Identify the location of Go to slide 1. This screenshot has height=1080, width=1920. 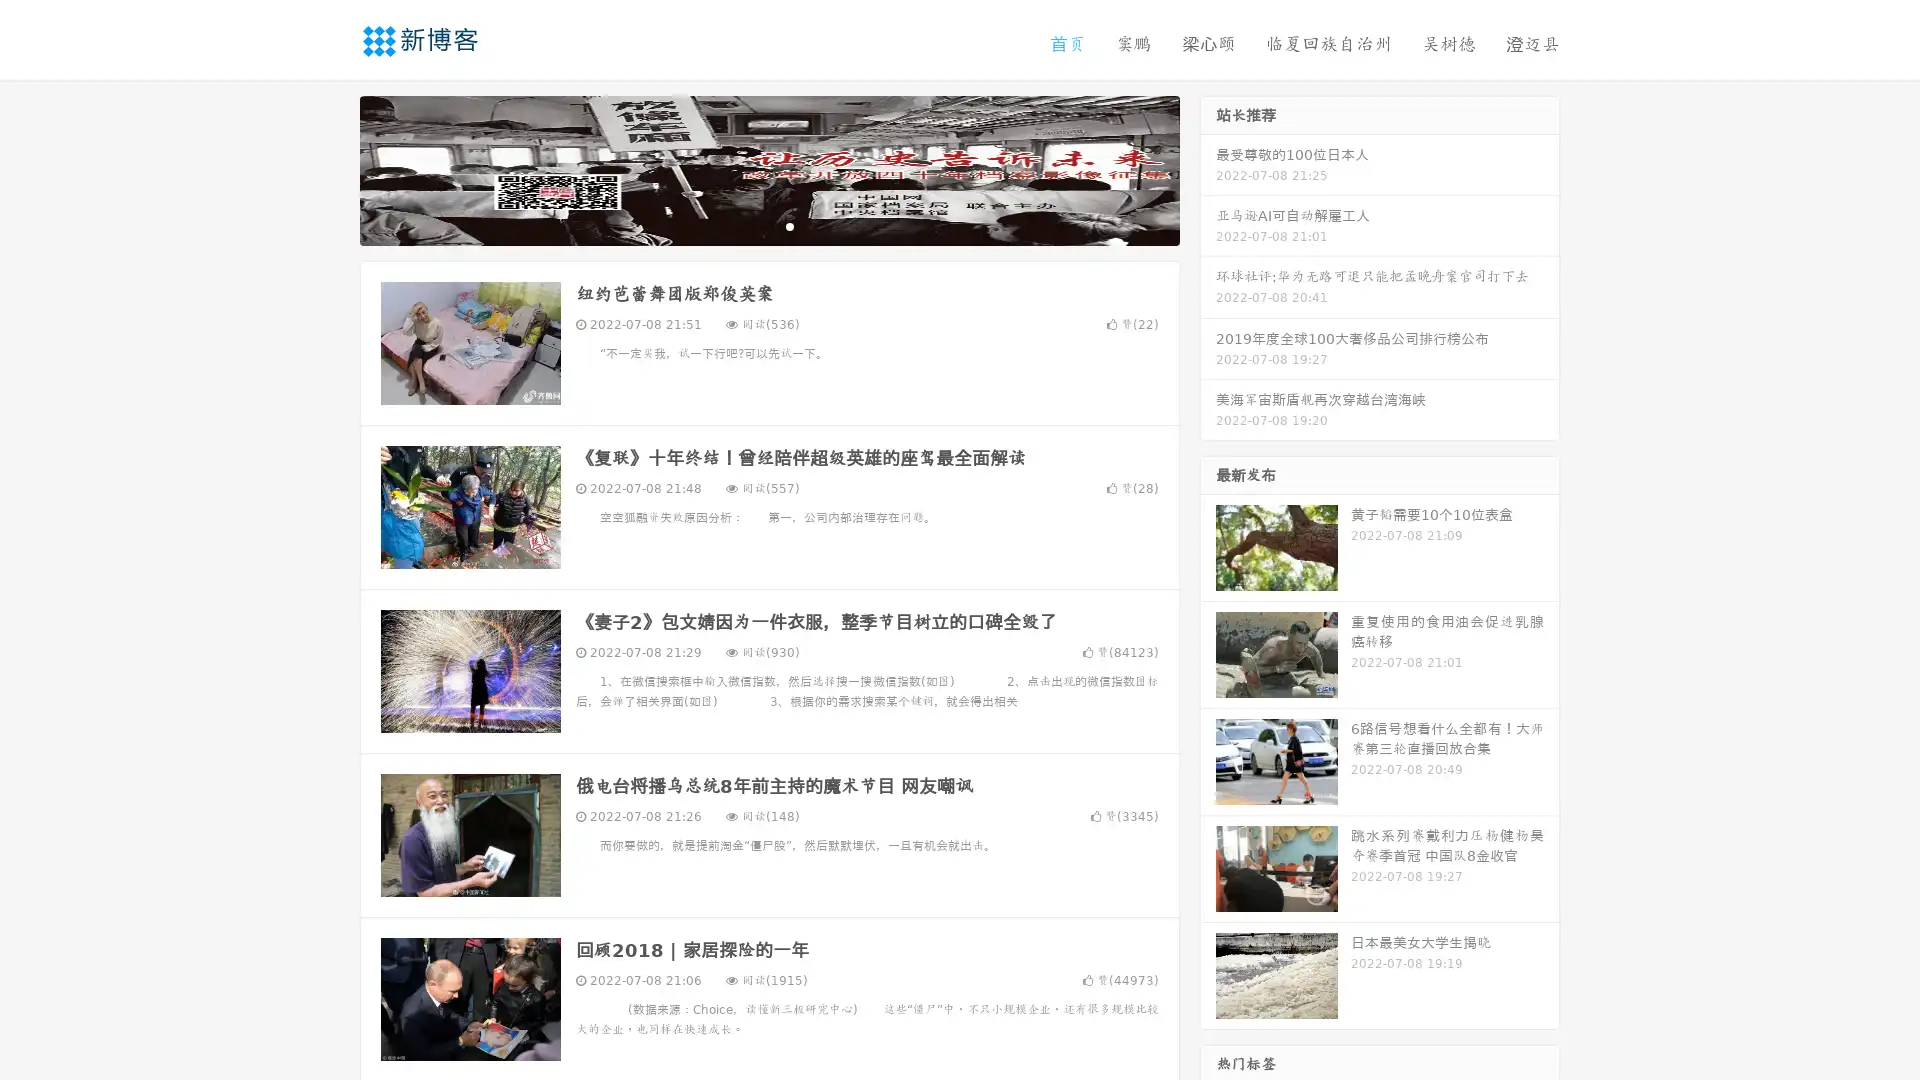
(748, 225).